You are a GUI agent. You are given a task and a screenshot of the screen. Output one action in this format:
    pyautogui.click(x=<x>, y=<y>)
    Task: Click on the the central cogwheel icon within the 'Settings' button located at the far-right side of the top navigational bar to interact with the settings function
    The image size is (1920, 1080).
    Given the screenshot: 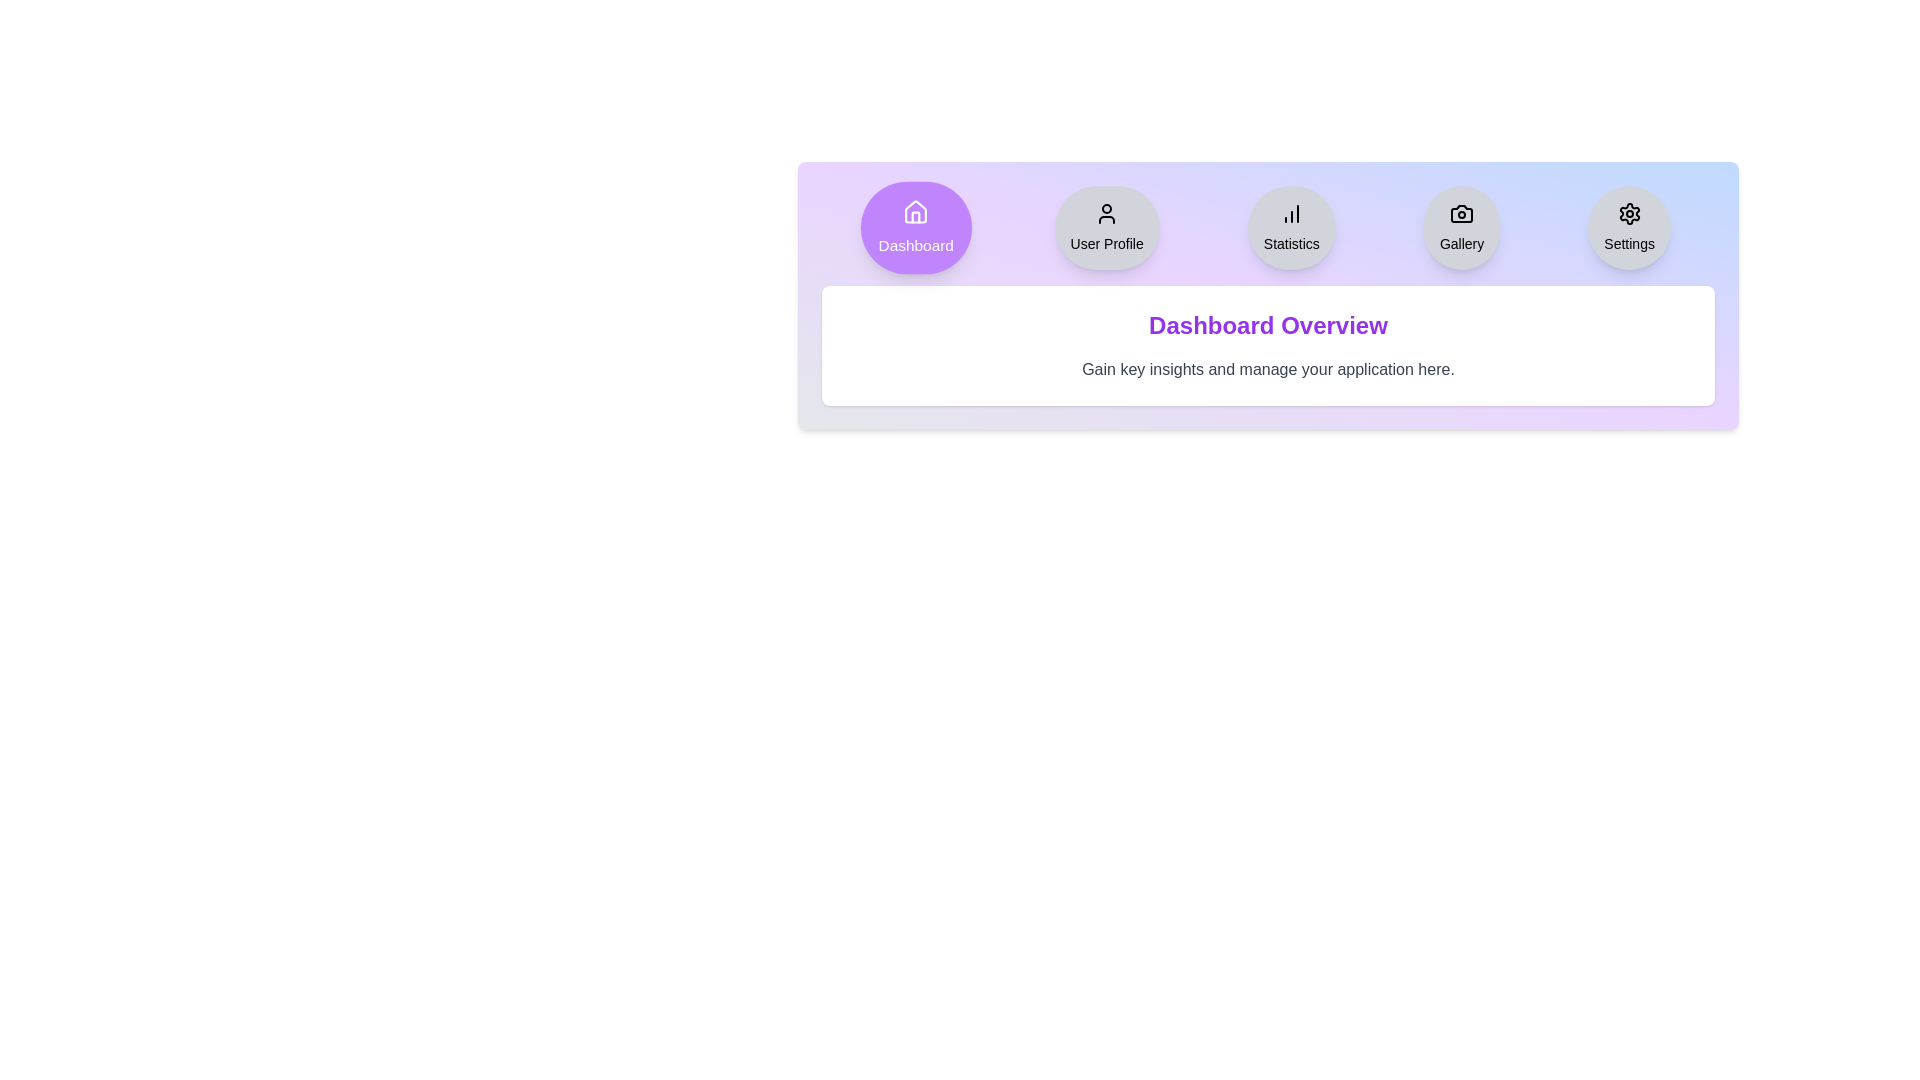 What is the action you would take?
    pyautogui.click(x=1629, y=213)
    